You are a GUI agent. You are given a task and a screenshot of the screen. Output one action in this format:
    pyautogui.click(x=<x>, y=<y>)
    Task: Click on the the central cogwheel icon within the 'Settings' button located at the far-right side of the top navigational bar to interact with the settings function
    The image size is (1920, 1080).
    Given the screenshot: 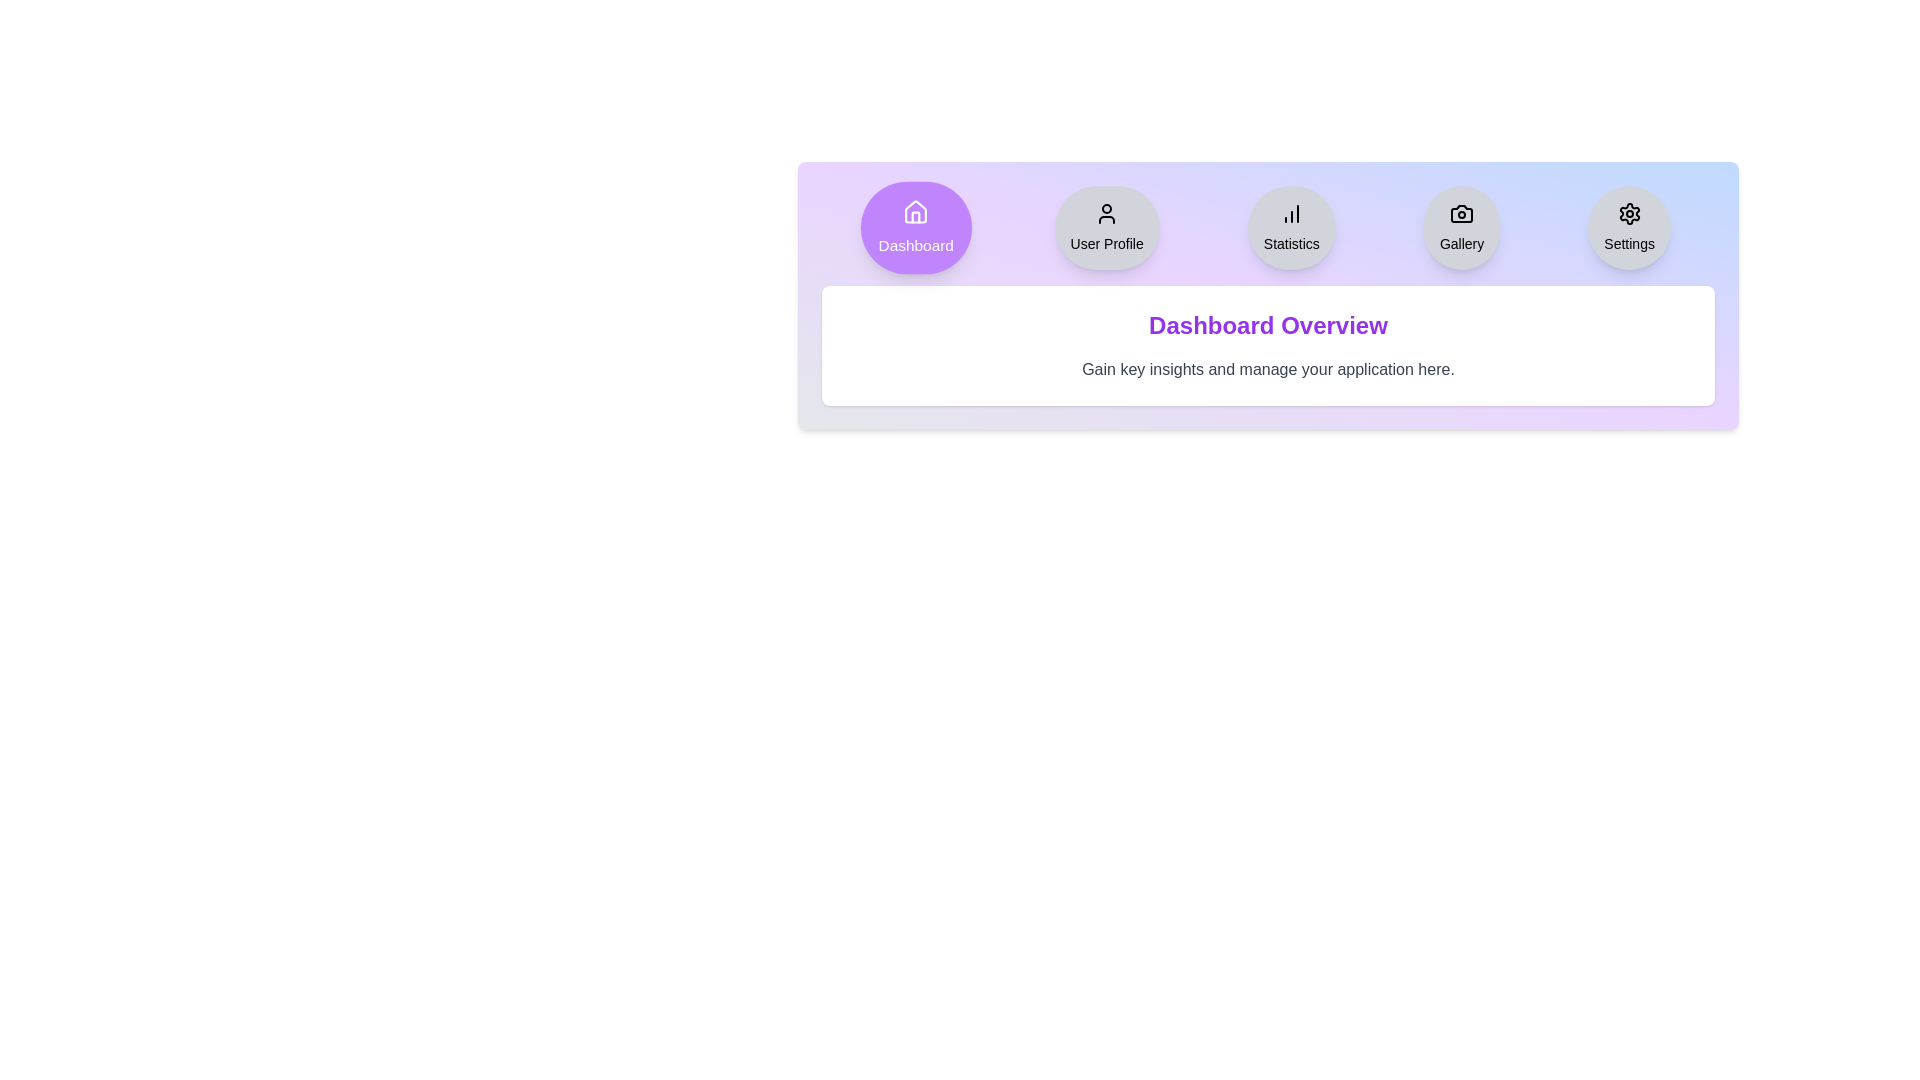 What is the action you would take?
    pyautogui.click(x=1629, y=213)
    